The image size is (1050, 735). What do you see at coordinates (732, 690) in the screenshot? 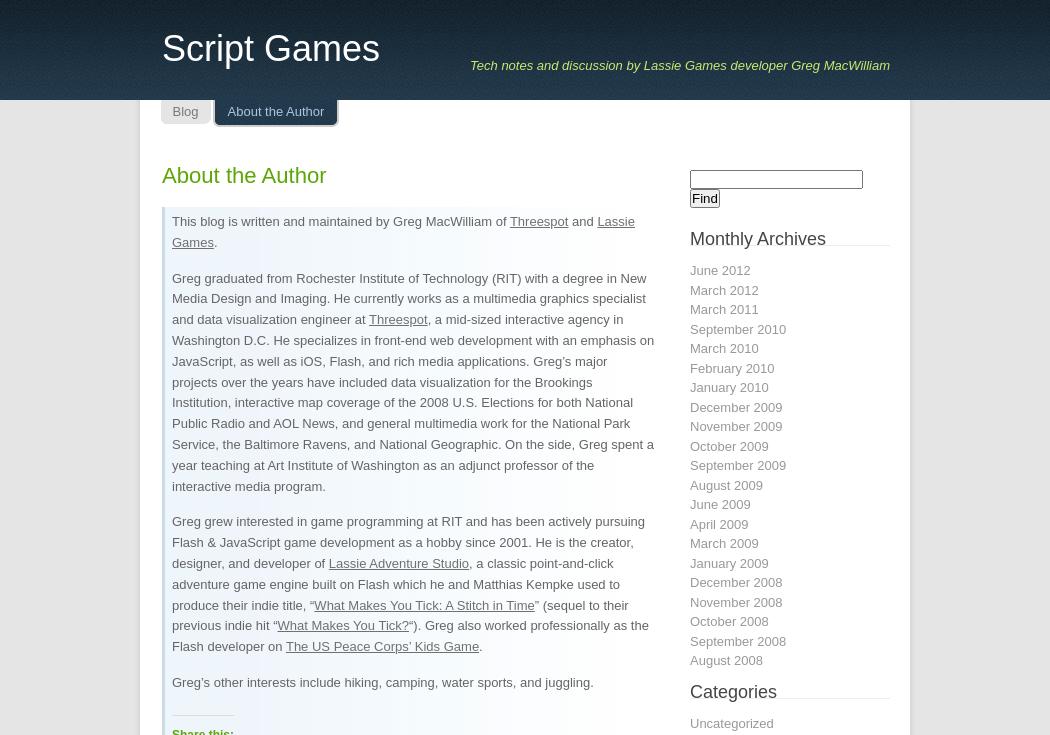
I see `'Categories'` at bounding box center [732, 690].